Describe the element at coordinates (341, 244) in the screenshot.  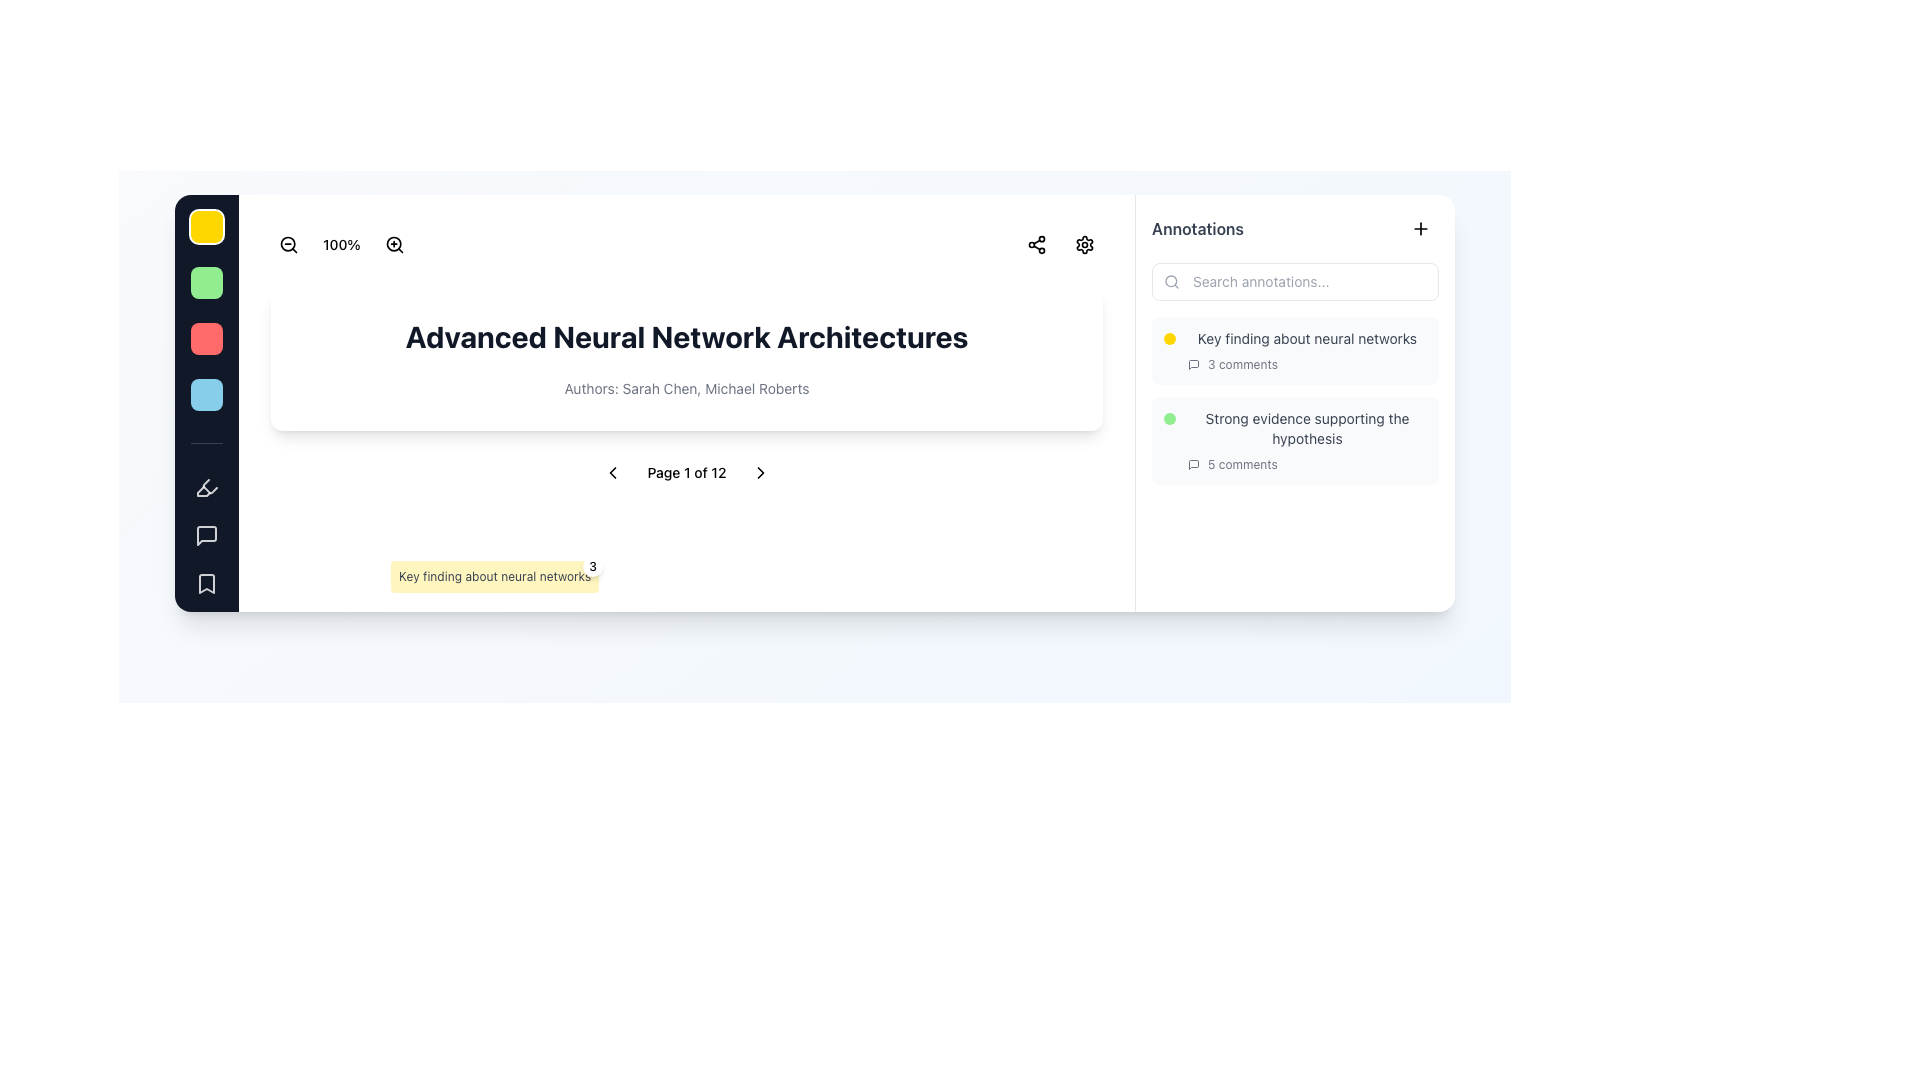
I see `the zoom level indicator label located centrally between the zoom-out and zoom-in buttons at the top-left corner of the interface` at that location.